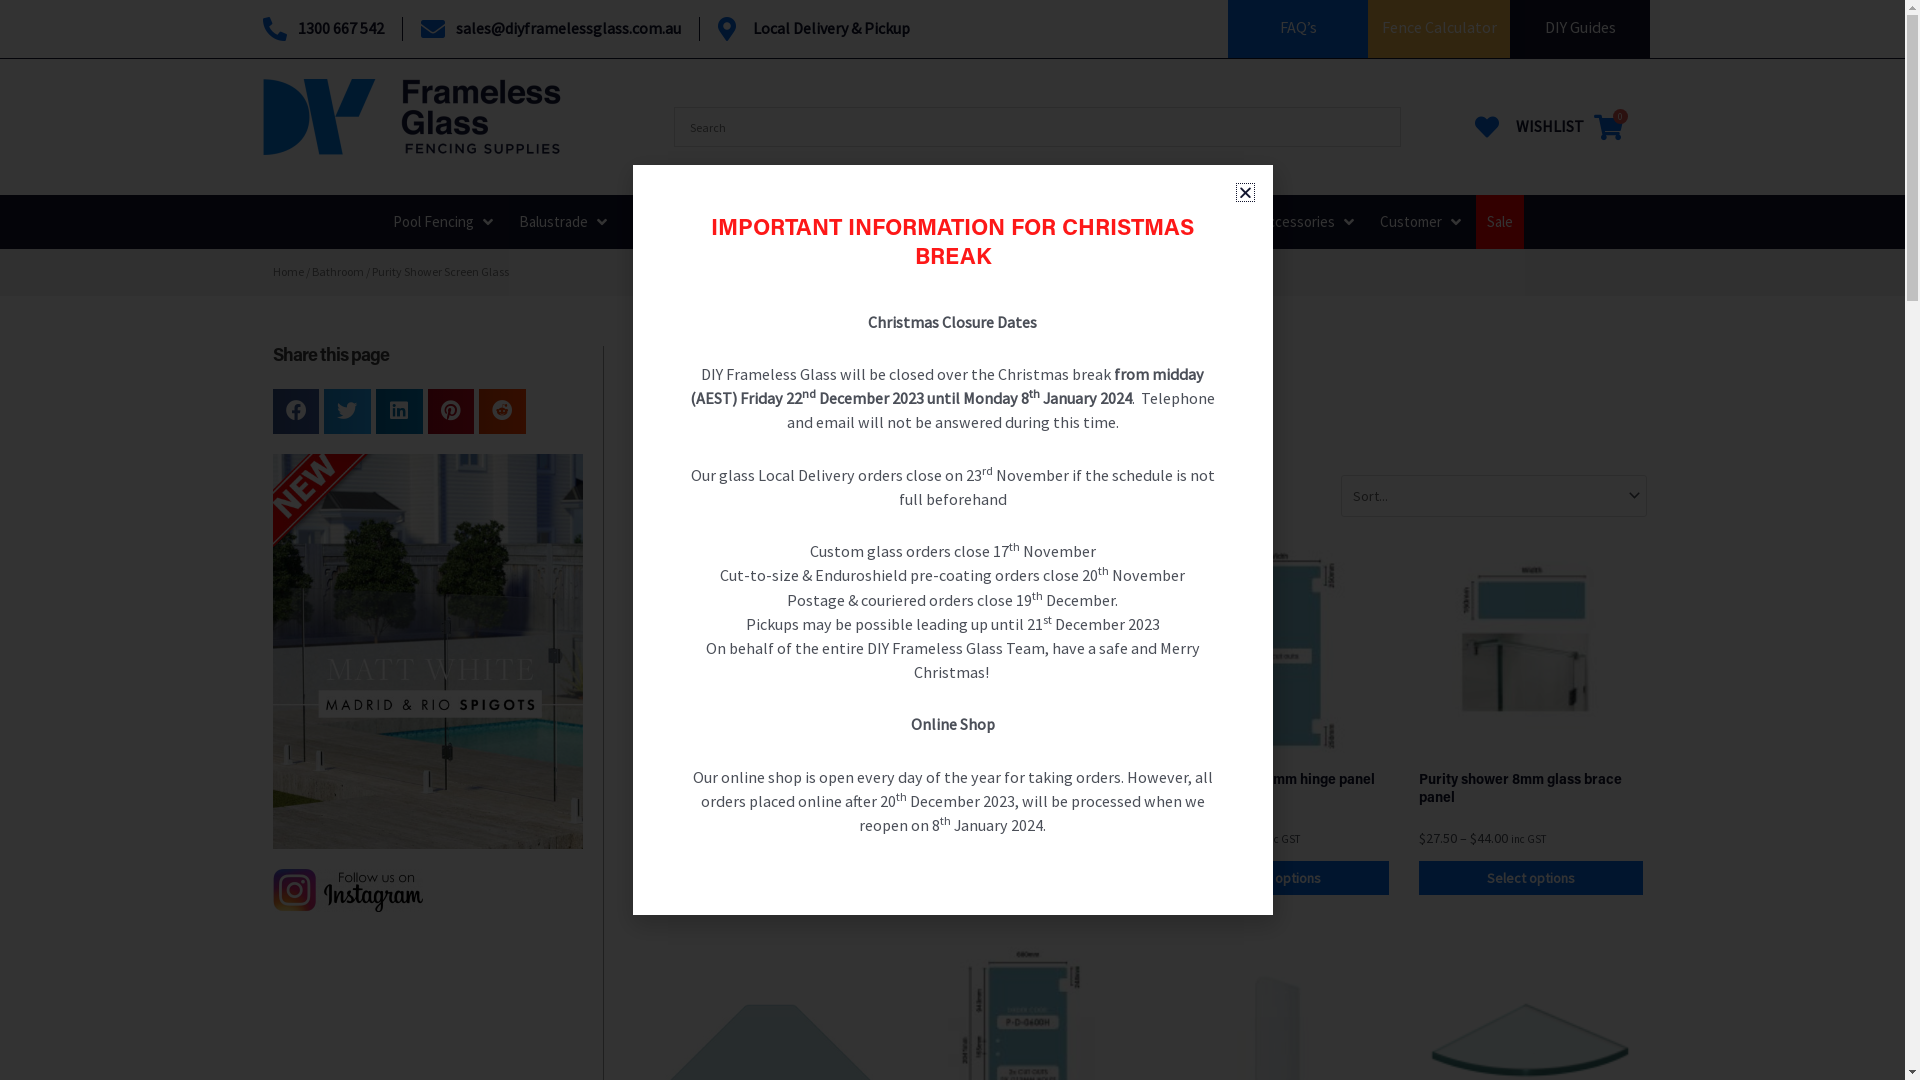 The height and width of the screenshot is (1080, 1920). Describe the element at coordinates (1608, 127) in the screenshot. I see `'0'` at that location.